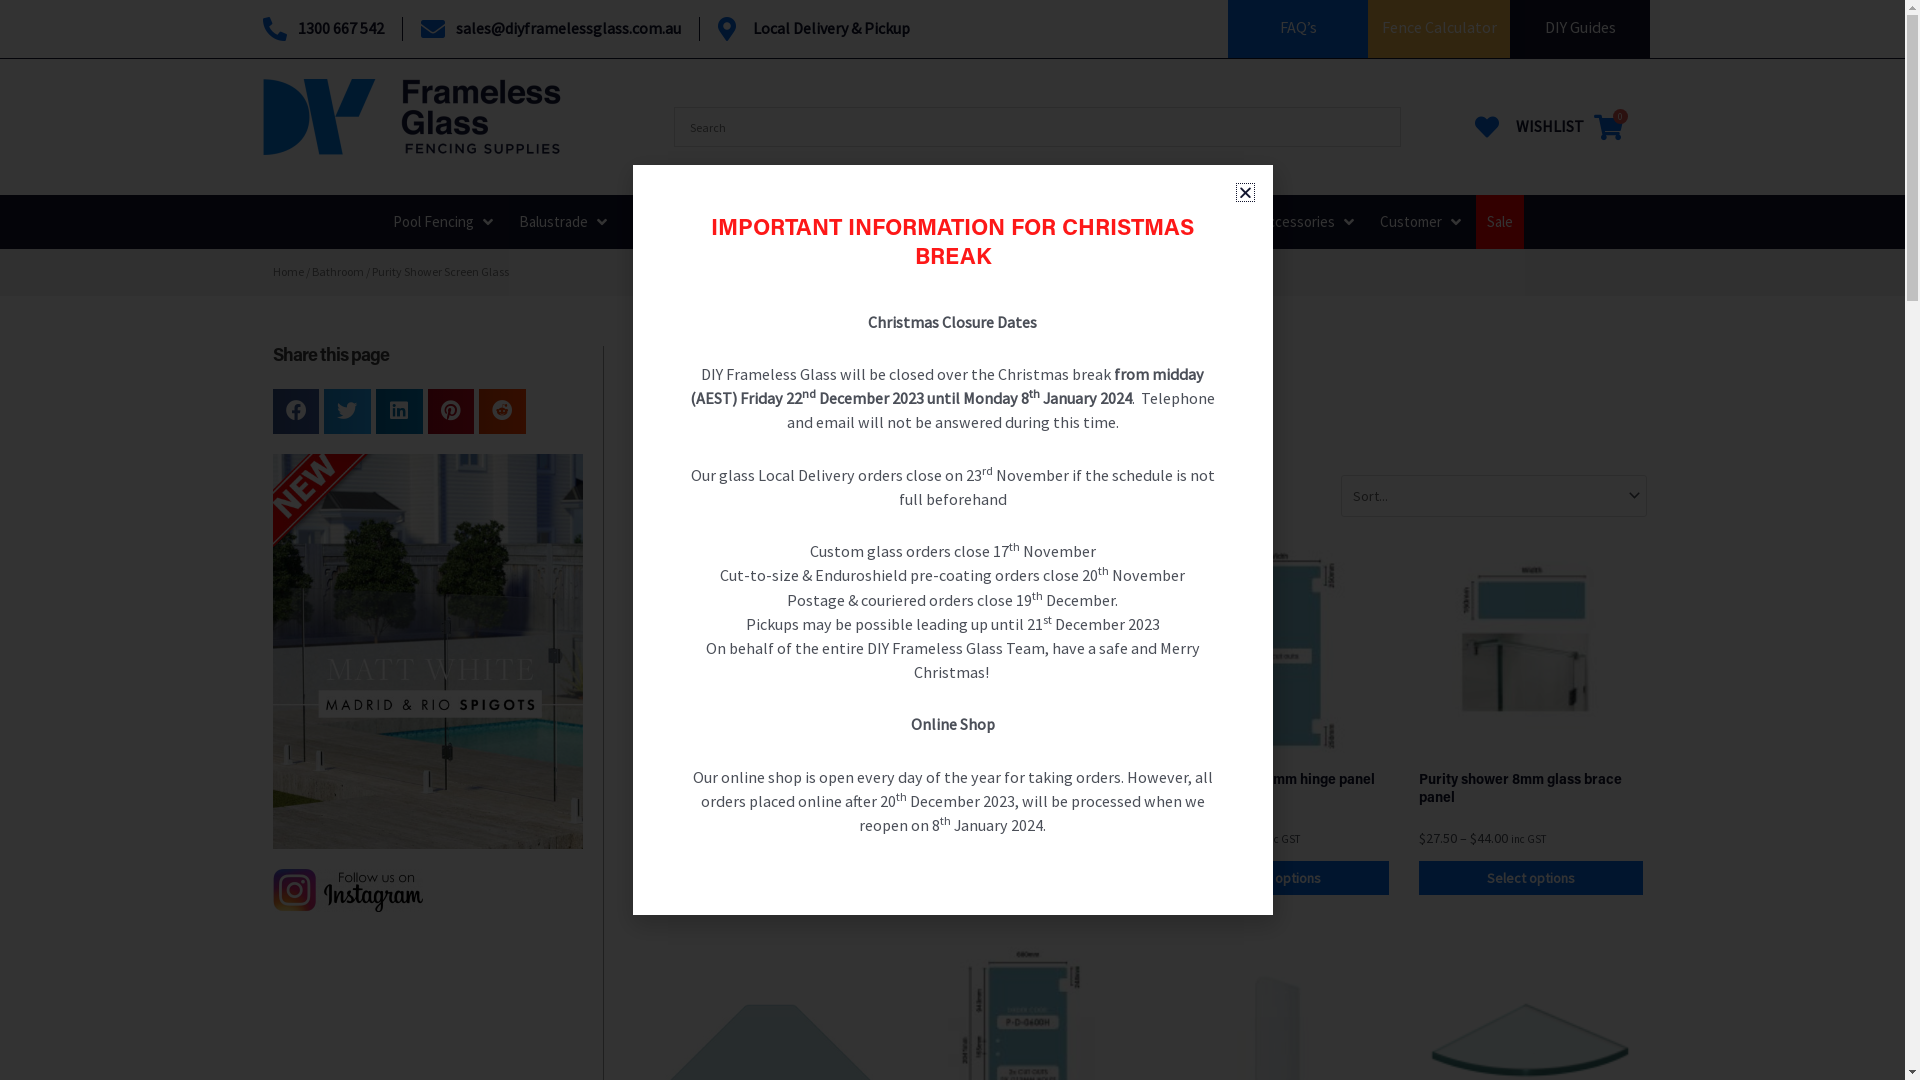 The height and width of the screenshot is (1080, 1920). Describe the element at coordinates (1608, 127) in the screenshot. I see `'0'` at that location.